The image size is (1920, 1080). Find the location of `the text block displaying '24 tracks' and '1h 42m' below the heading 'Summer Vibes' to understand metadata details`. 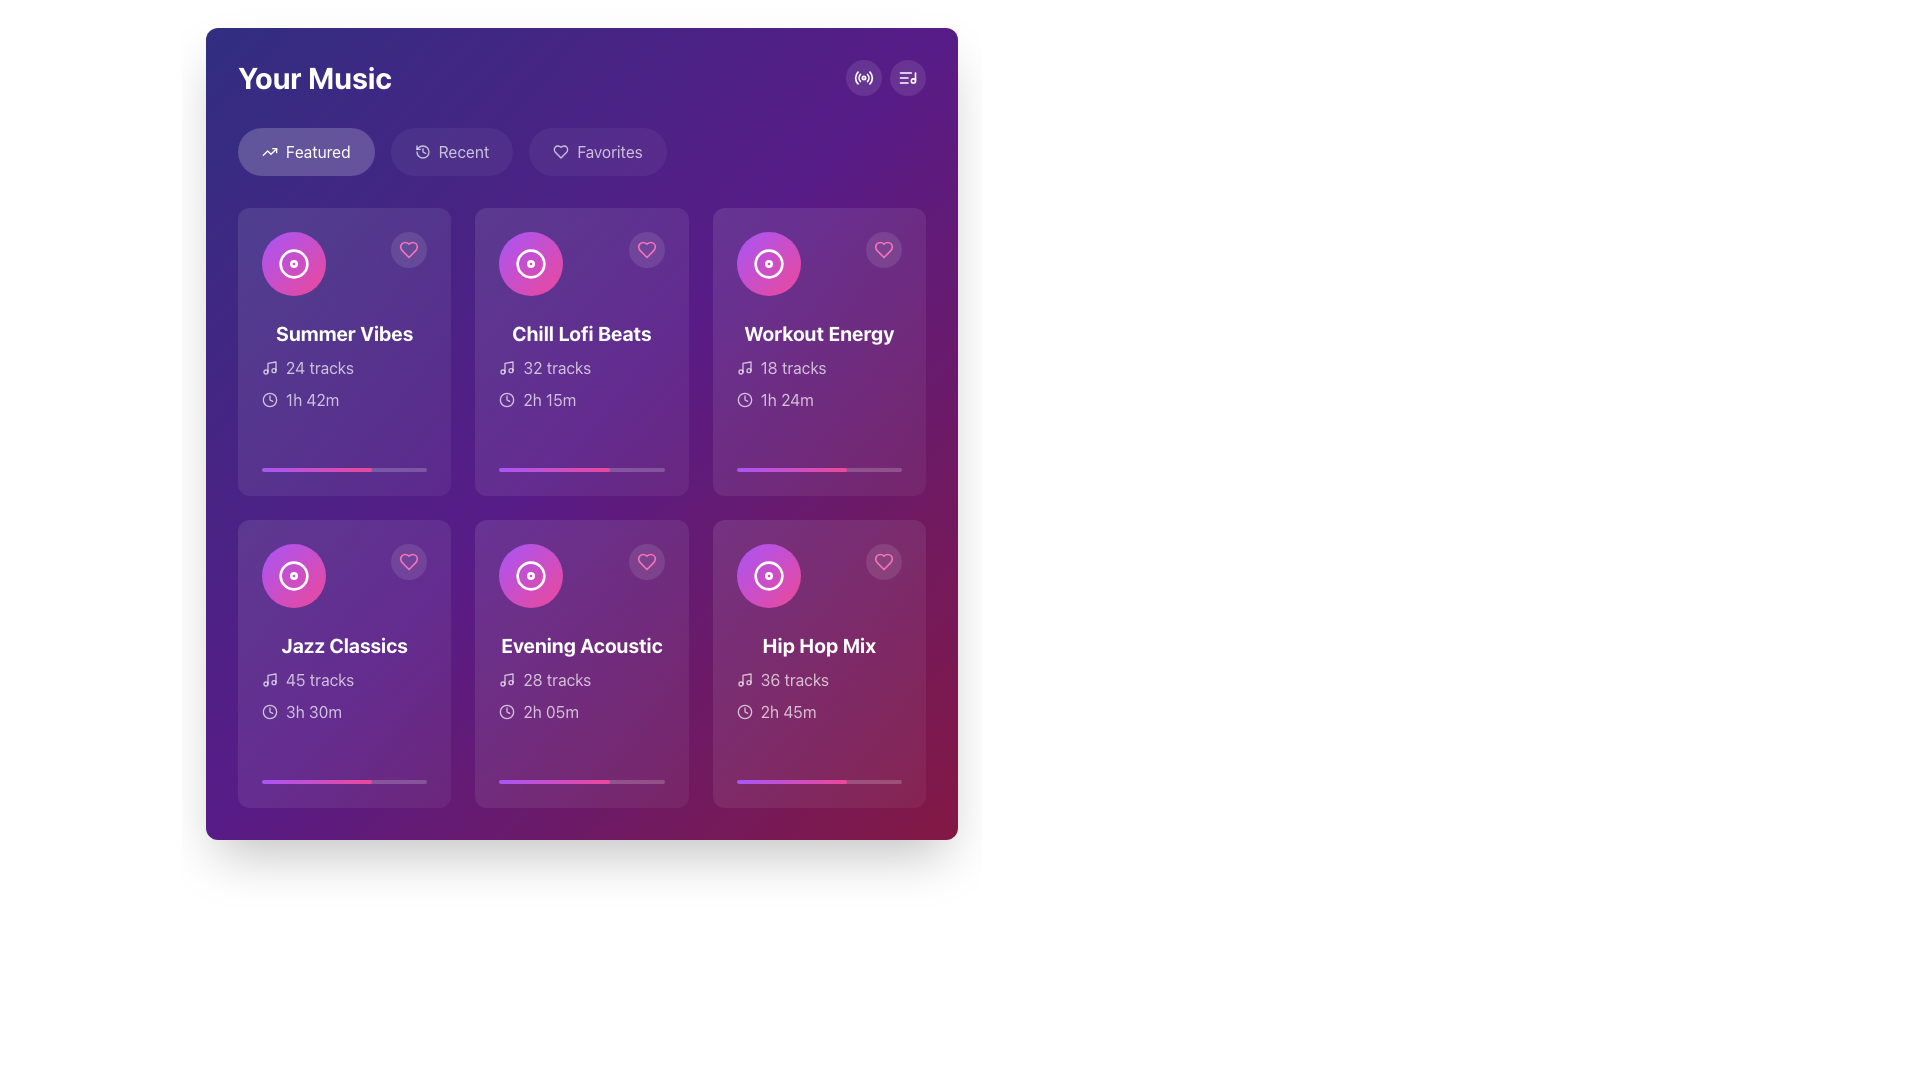

the text block displaying '24 tracks' and '1h 42m' below the heading 'Summer Vibes' to understand metadata details is located at coordinates (344, 384).